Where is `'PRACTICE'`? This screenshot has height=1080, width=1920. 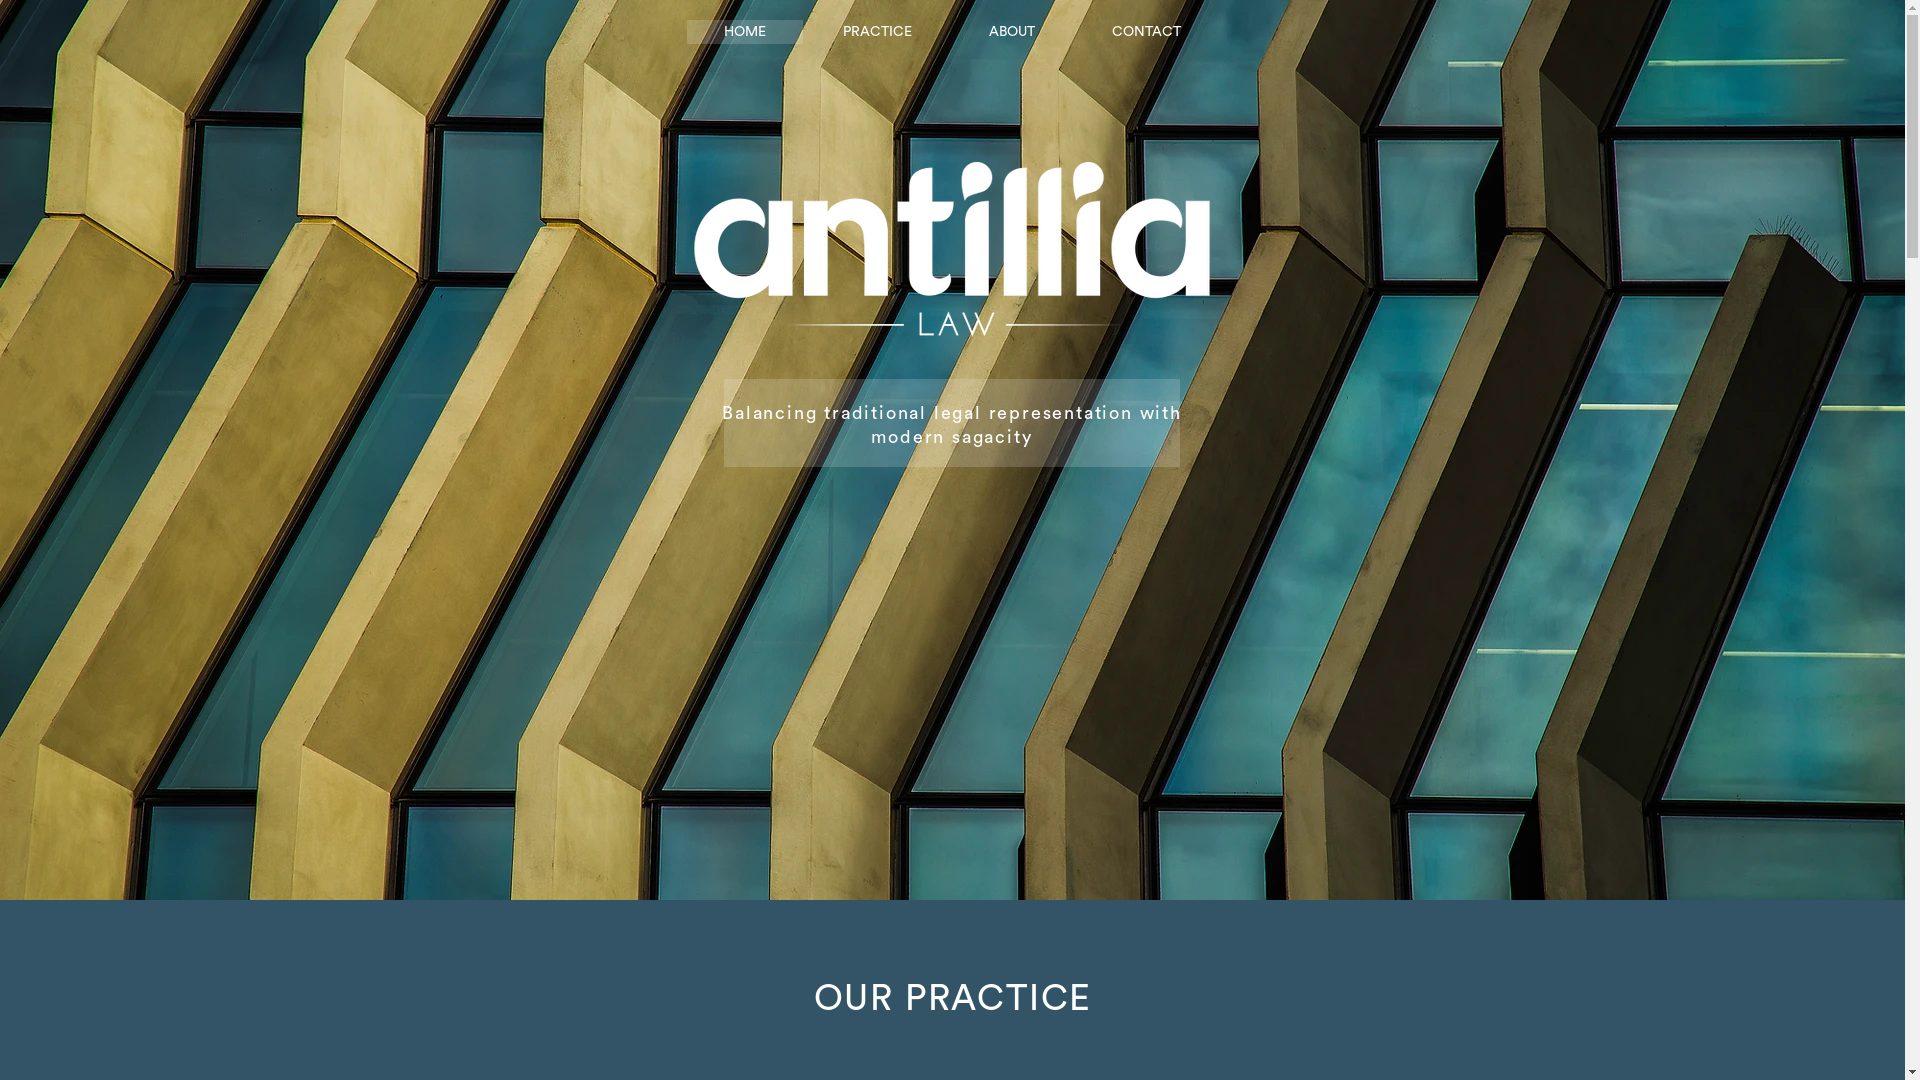
'PRACTICE' is located at coordinates (877, 31).